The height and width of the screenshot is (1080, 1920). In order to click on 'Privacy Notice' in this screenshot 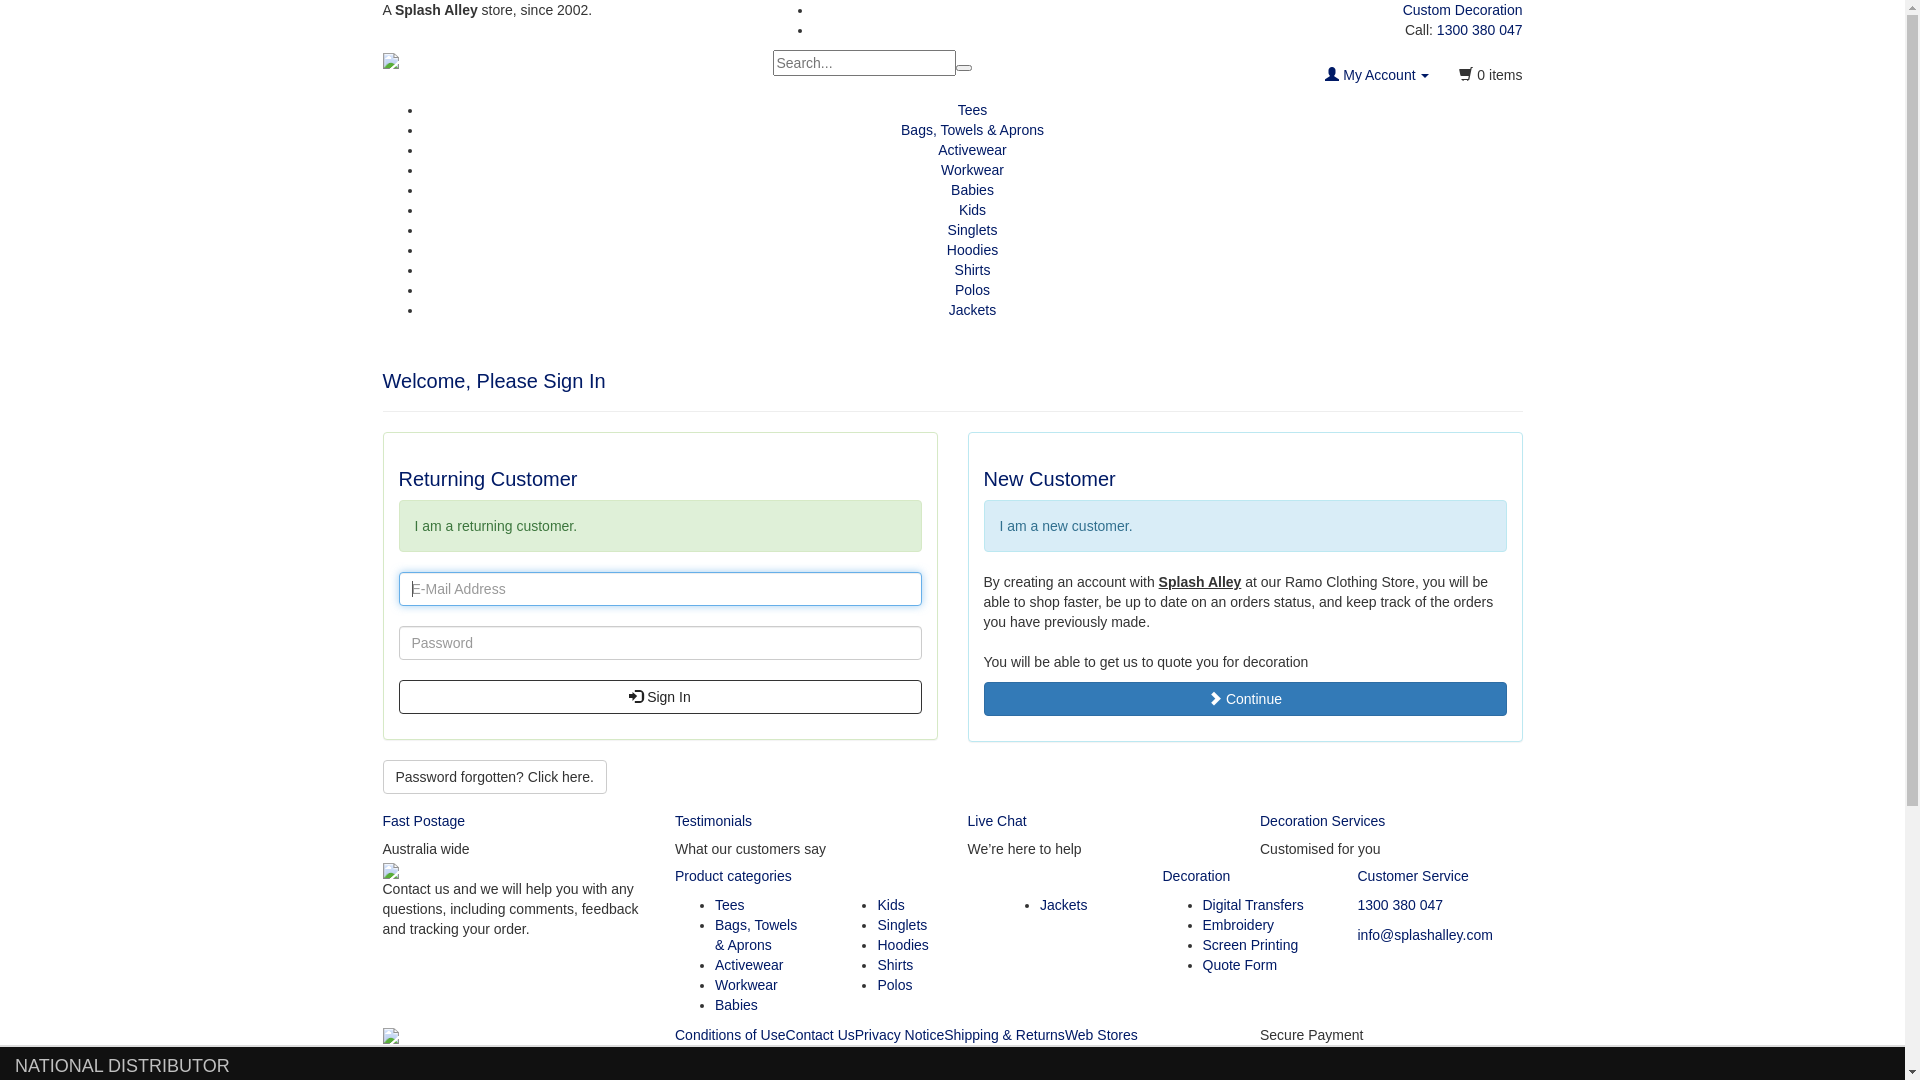, I will do `click(898, 1034)`.